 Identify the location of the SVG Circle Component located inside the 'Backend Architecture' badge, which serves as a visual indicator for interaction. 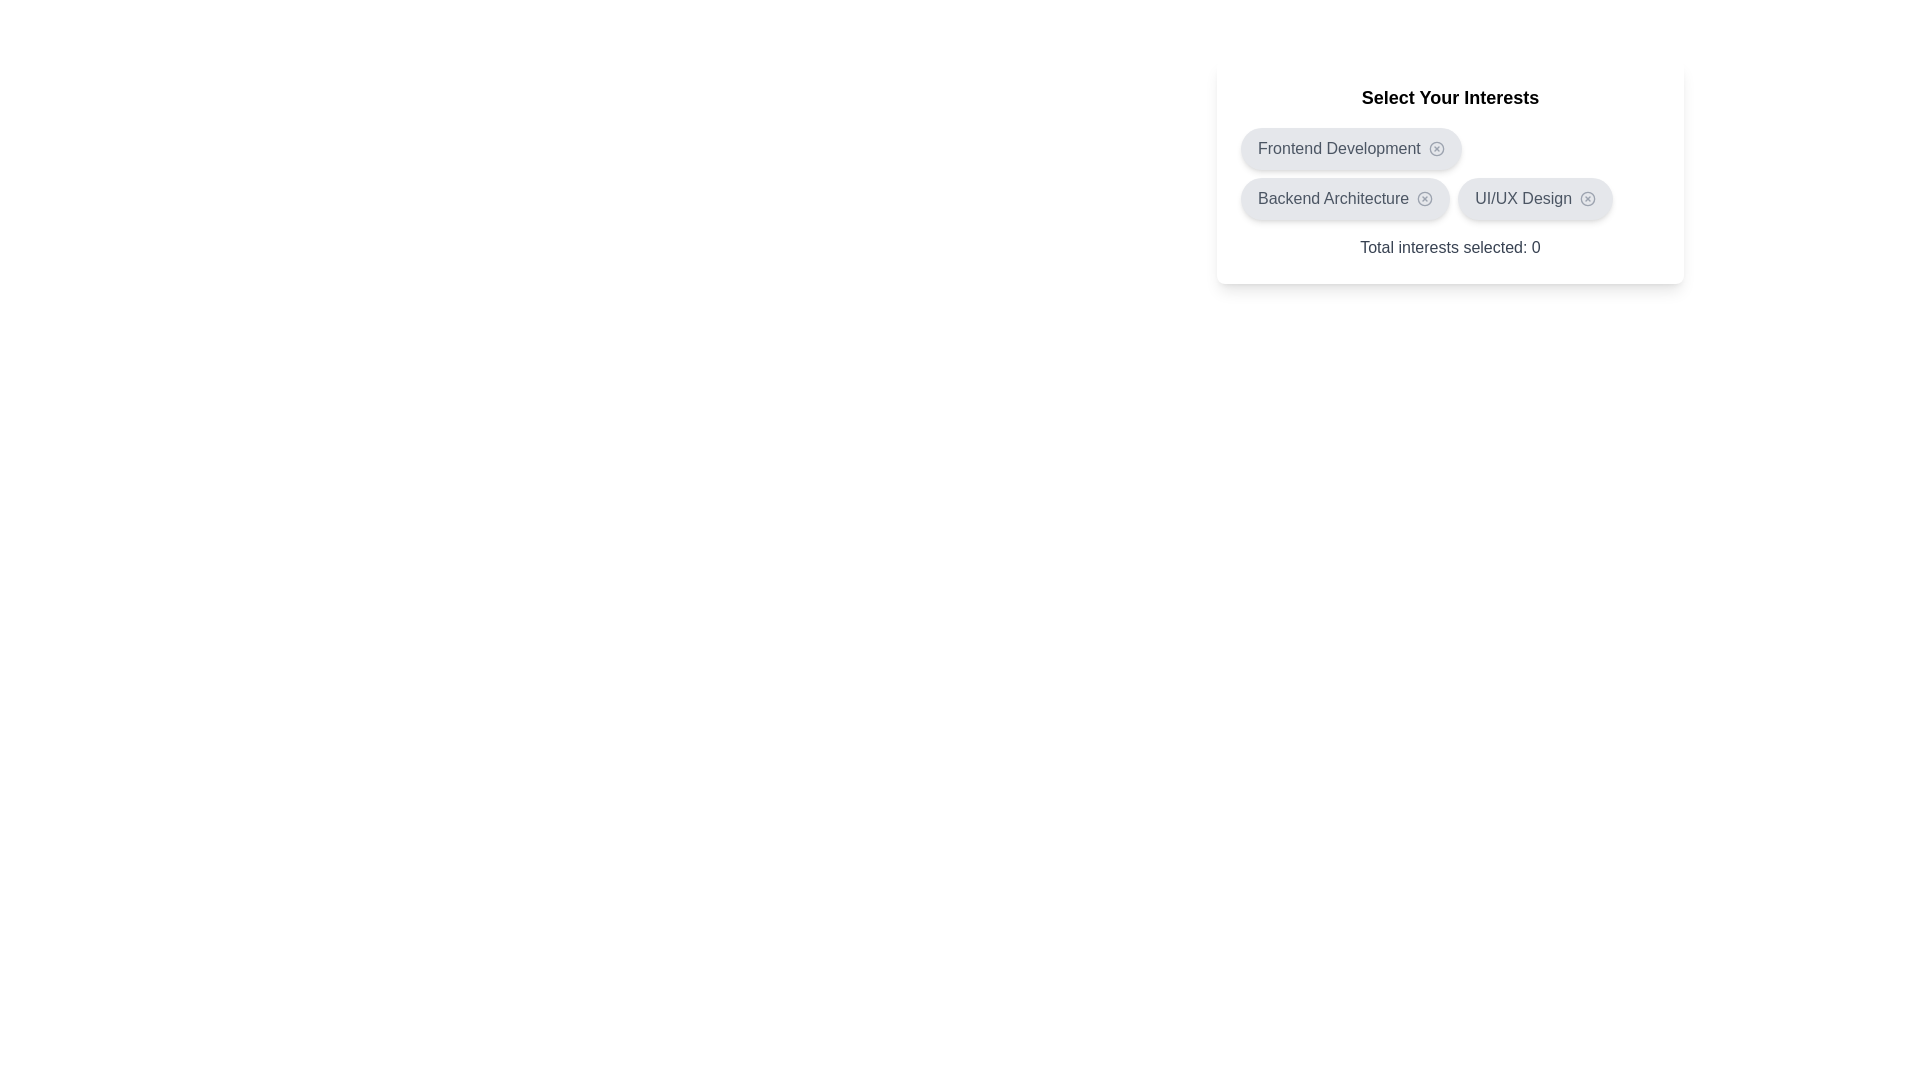
(1424, 199).